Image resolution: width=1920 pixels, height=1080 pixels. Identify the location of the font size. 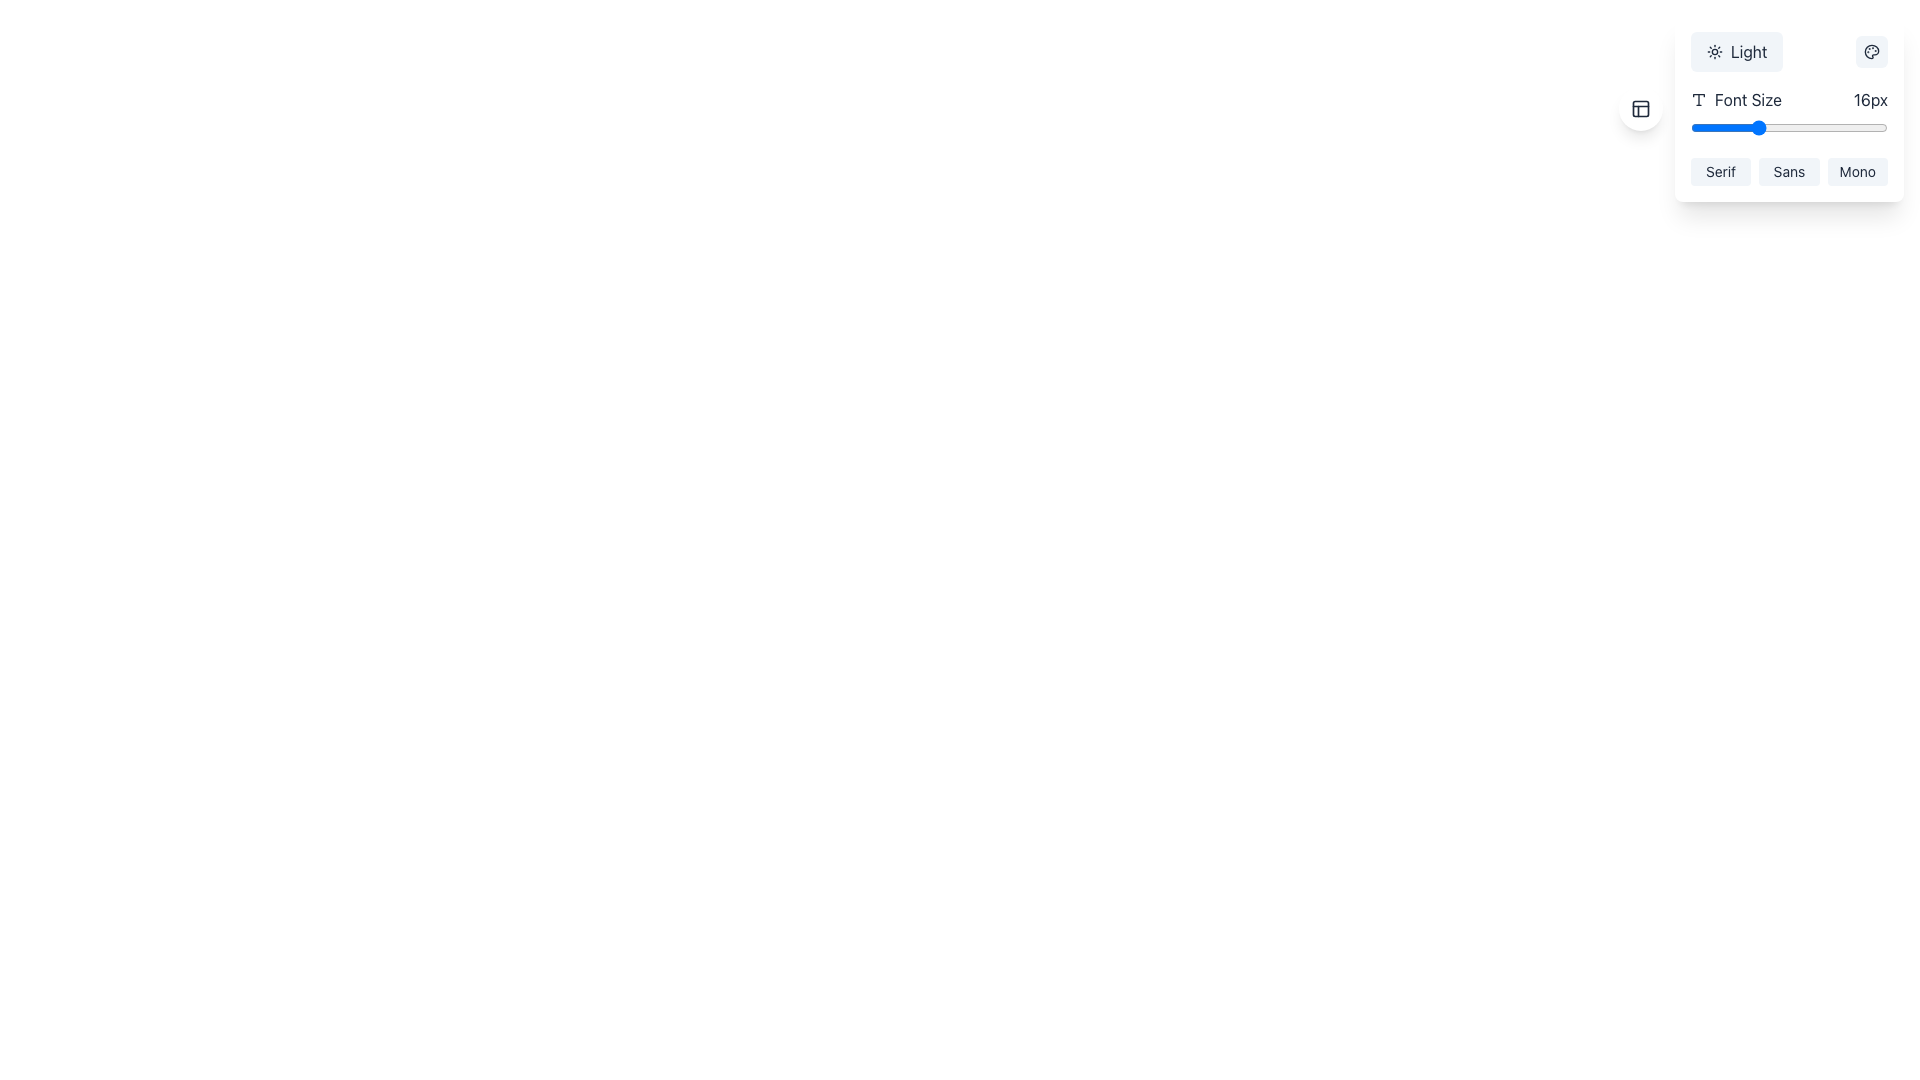
(1789, 127).